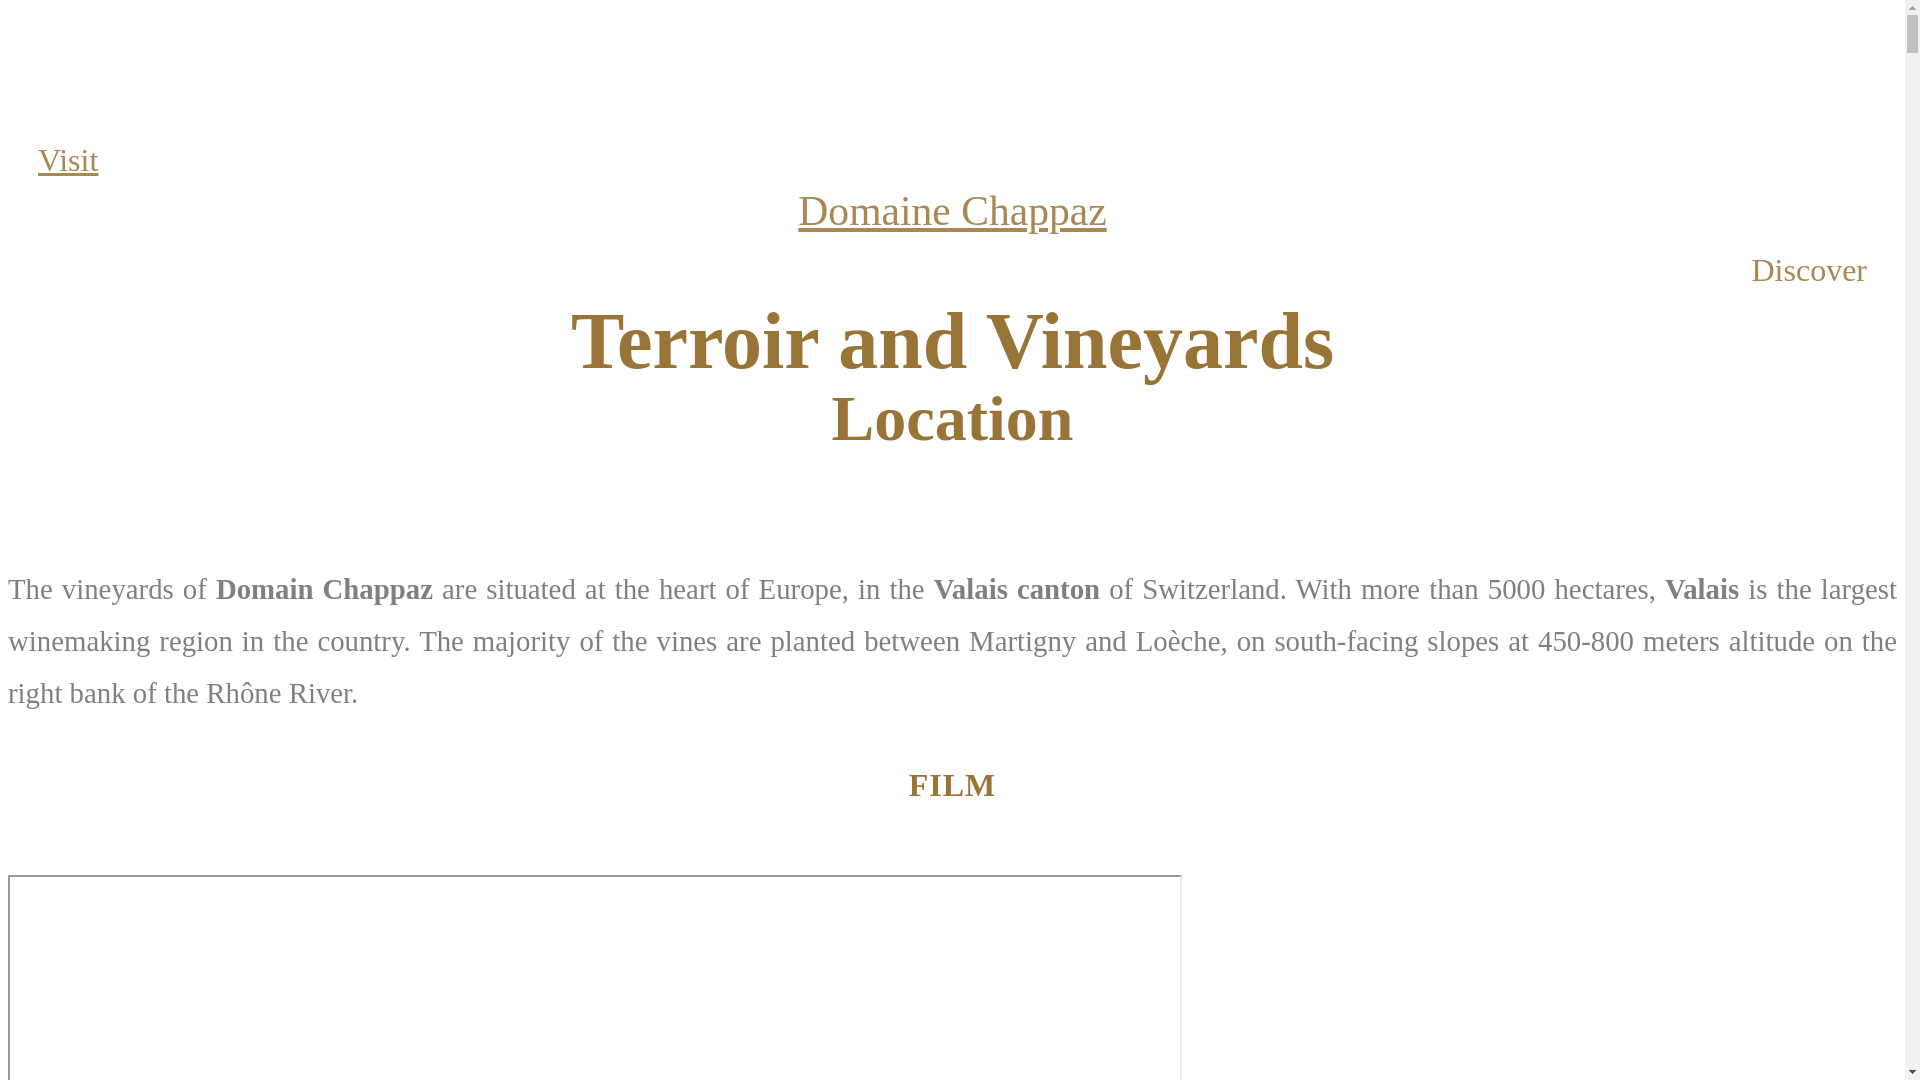 The width and height of the screenshot is (1920, 1080). I want to click on 'Discover', so click(1809, 270).